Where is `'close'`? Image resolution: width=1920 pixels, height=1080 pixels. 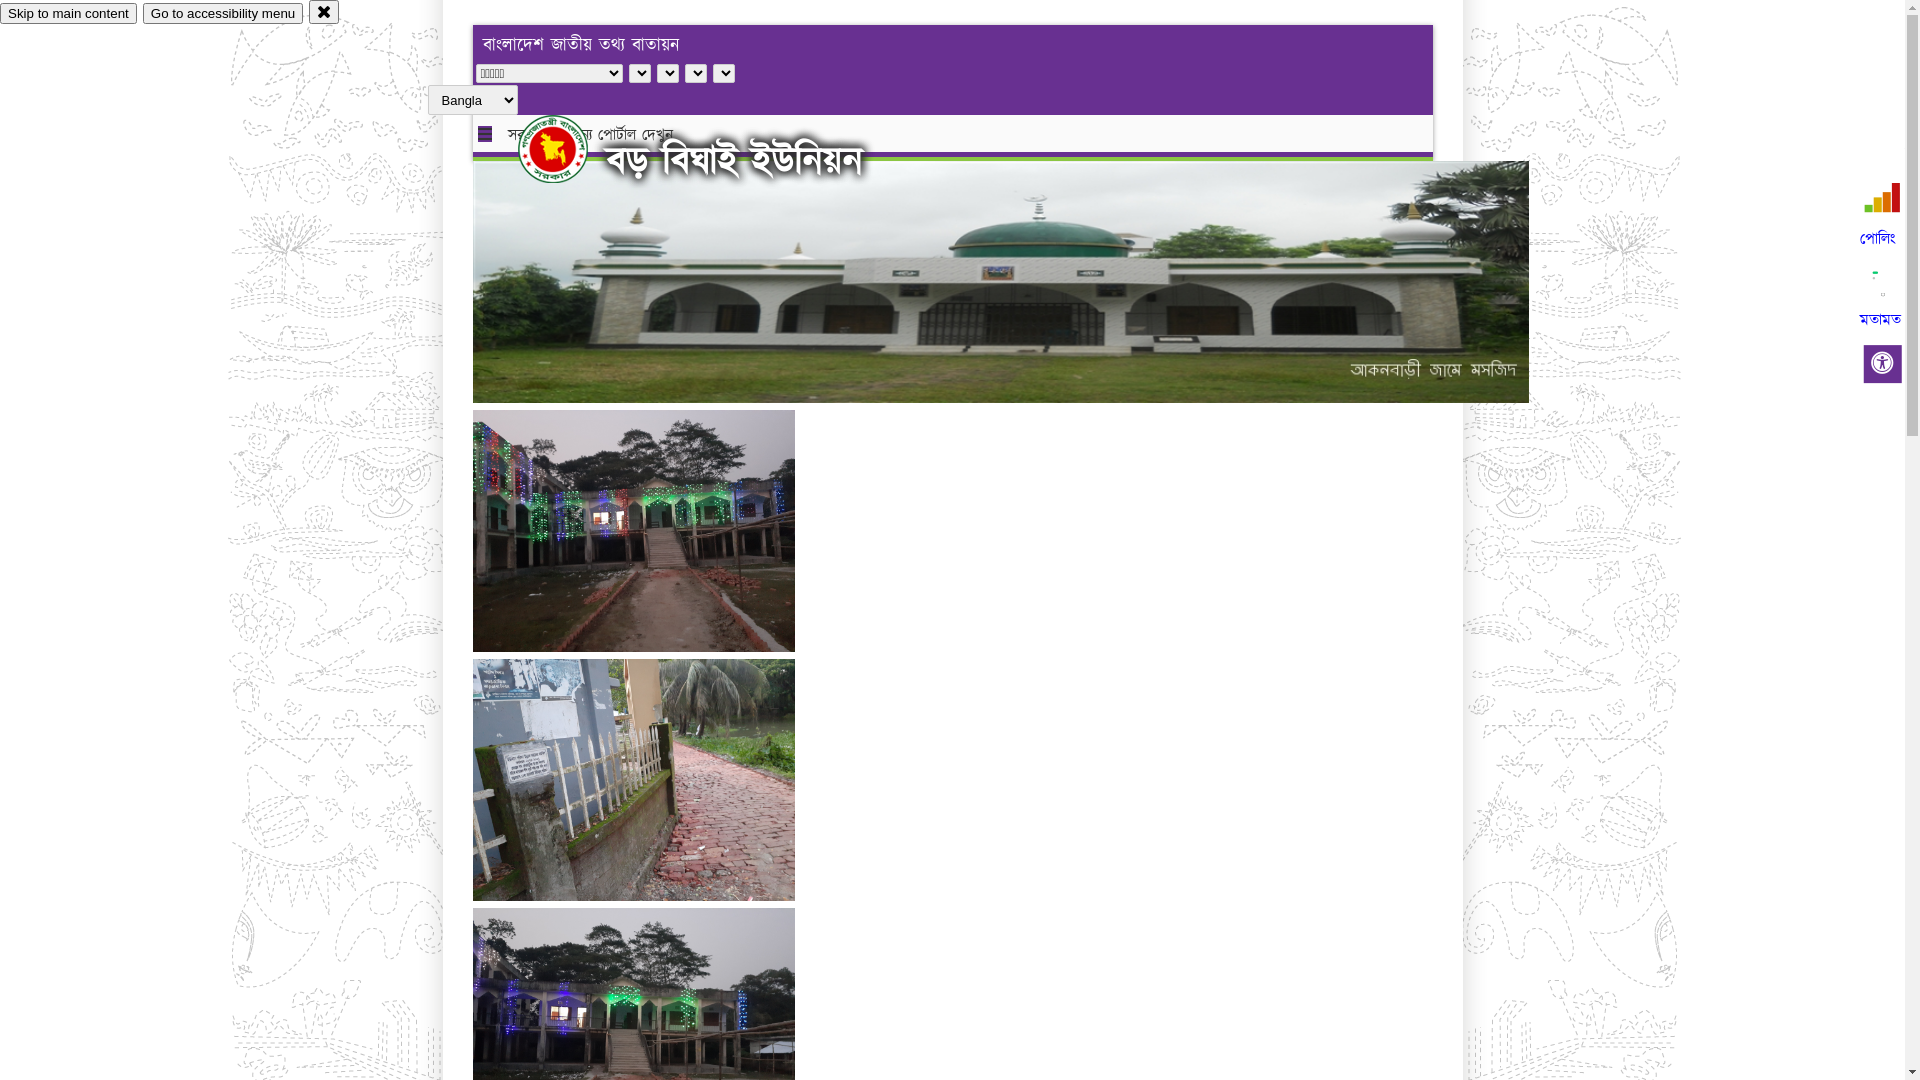
'close' is located at coordinates (307, 11).